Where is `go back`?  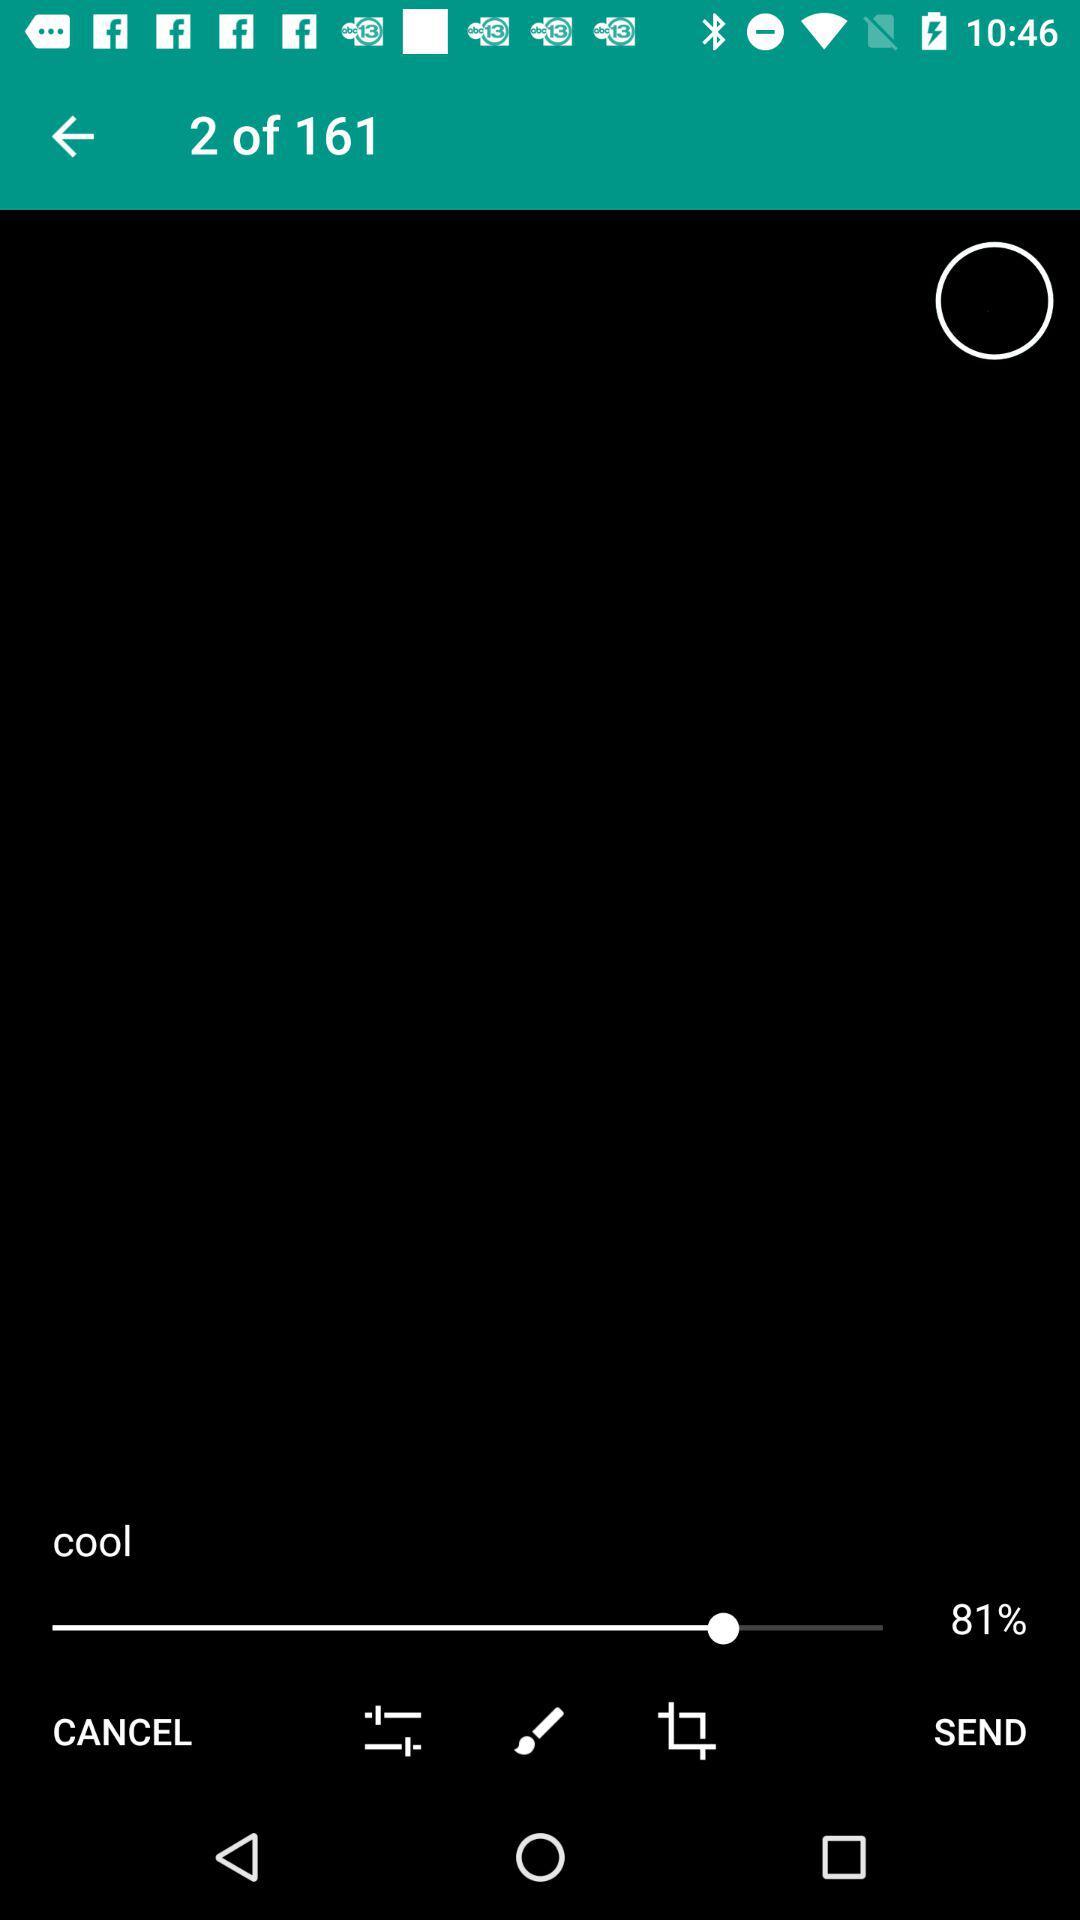 go back is located at coordinates (69, 135).